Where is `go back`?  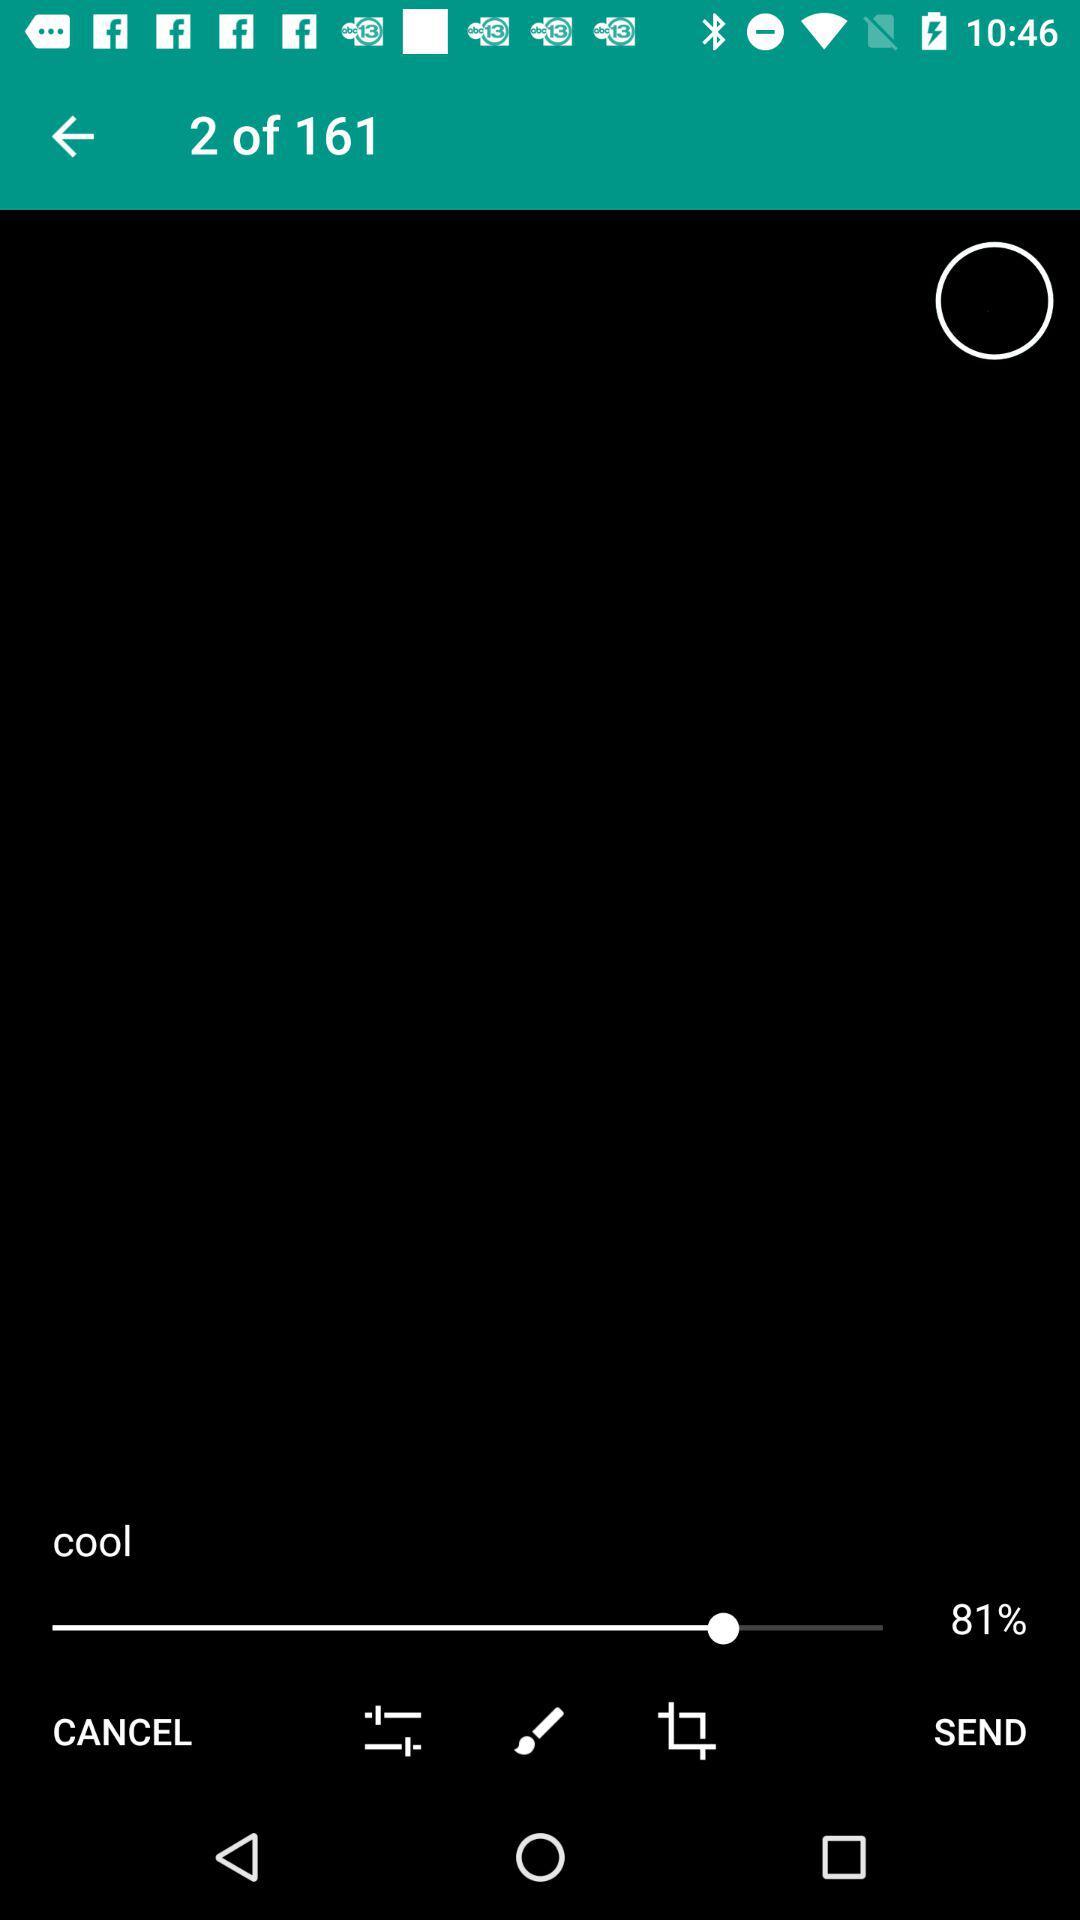 go back is located at coordinates (69, 135).